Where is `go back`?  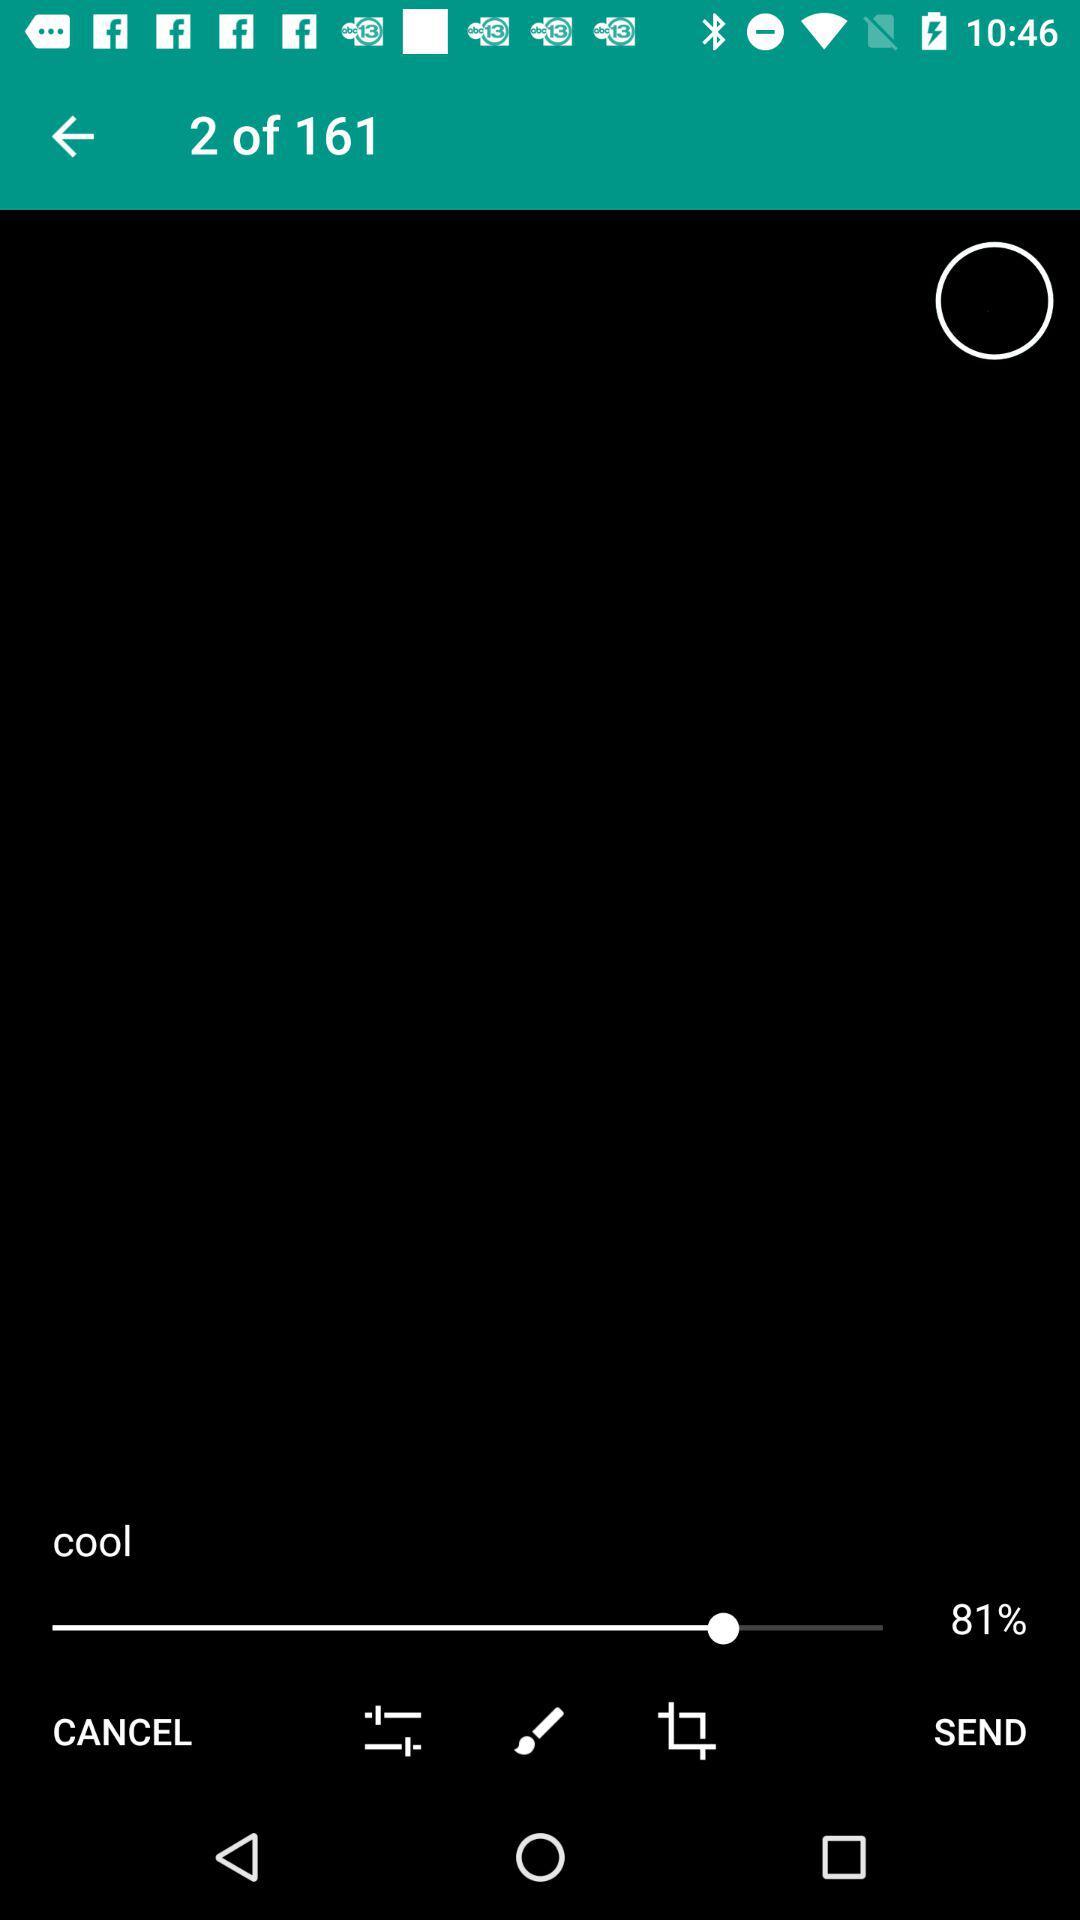 go back is located at coordinates (69, 135).